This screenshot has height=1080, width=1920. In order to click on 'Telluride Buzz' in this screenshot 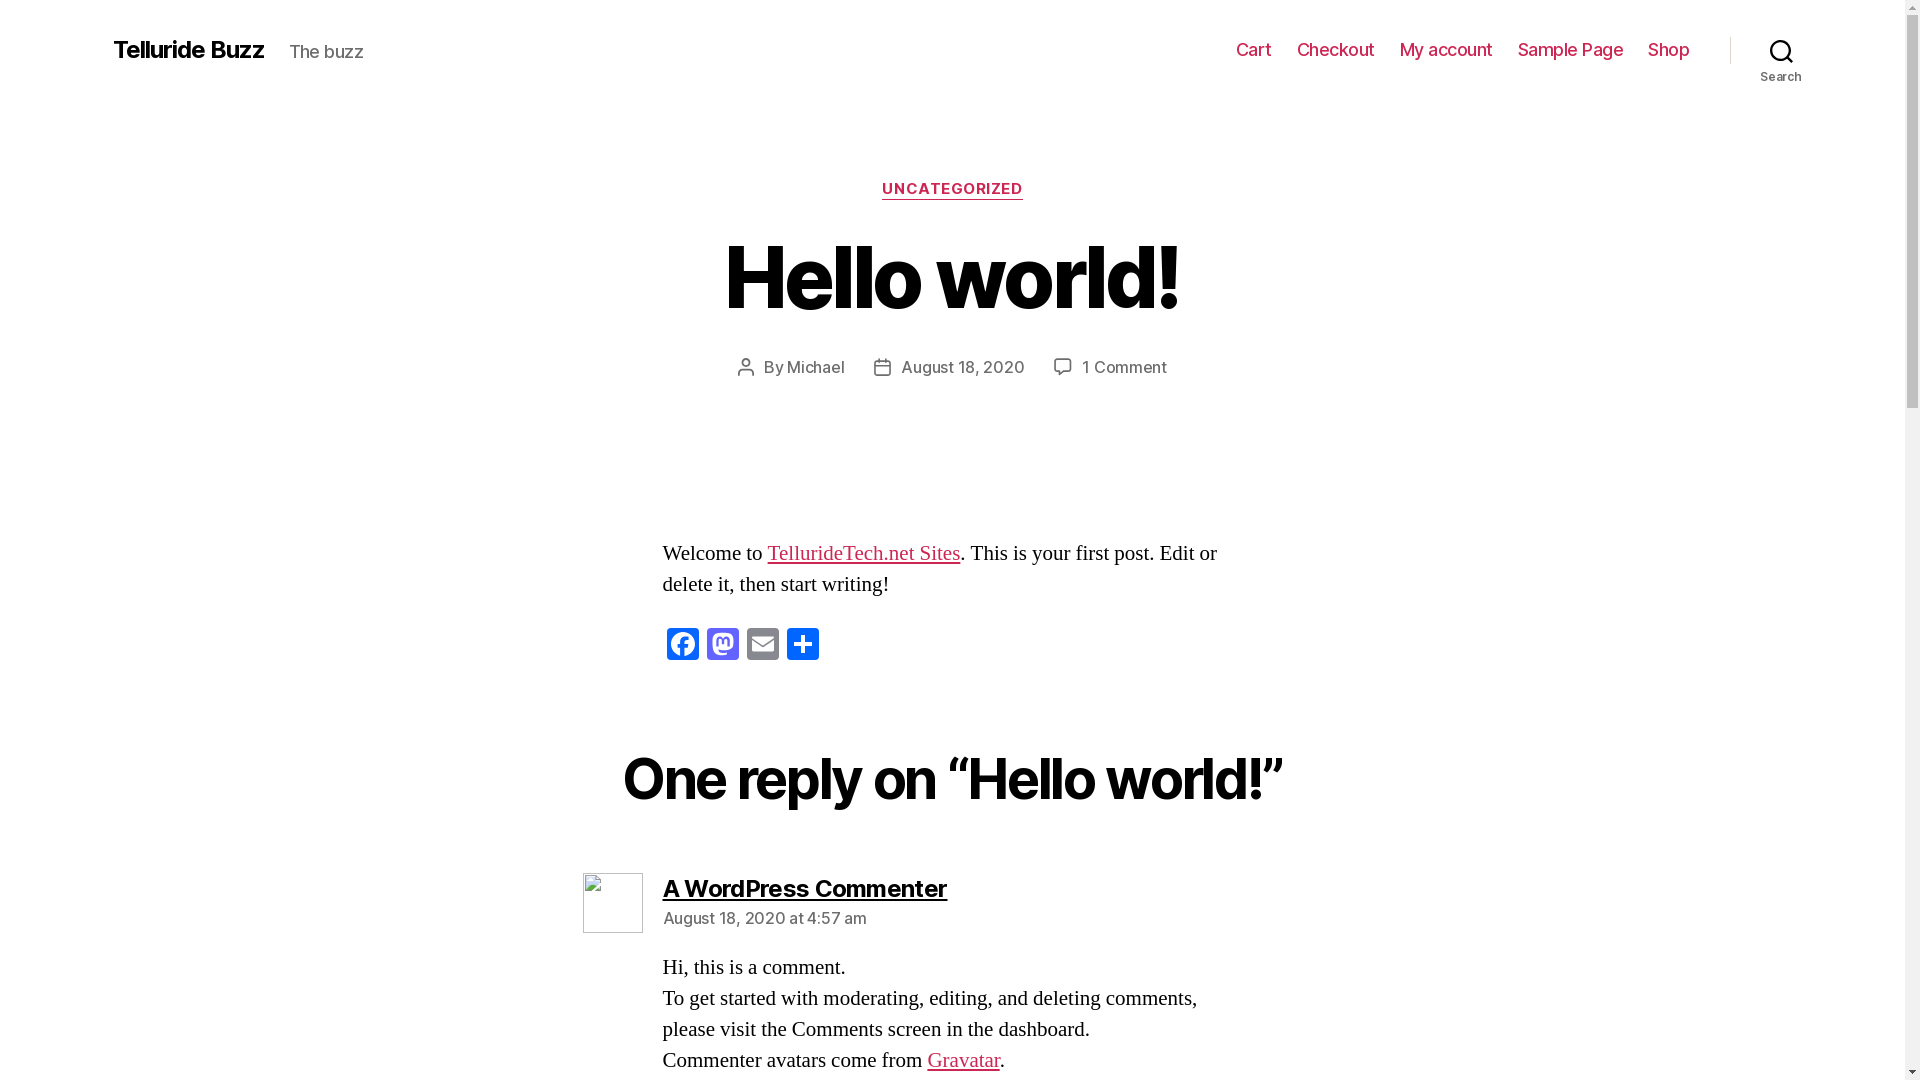, I will do `click(187, 49)`.